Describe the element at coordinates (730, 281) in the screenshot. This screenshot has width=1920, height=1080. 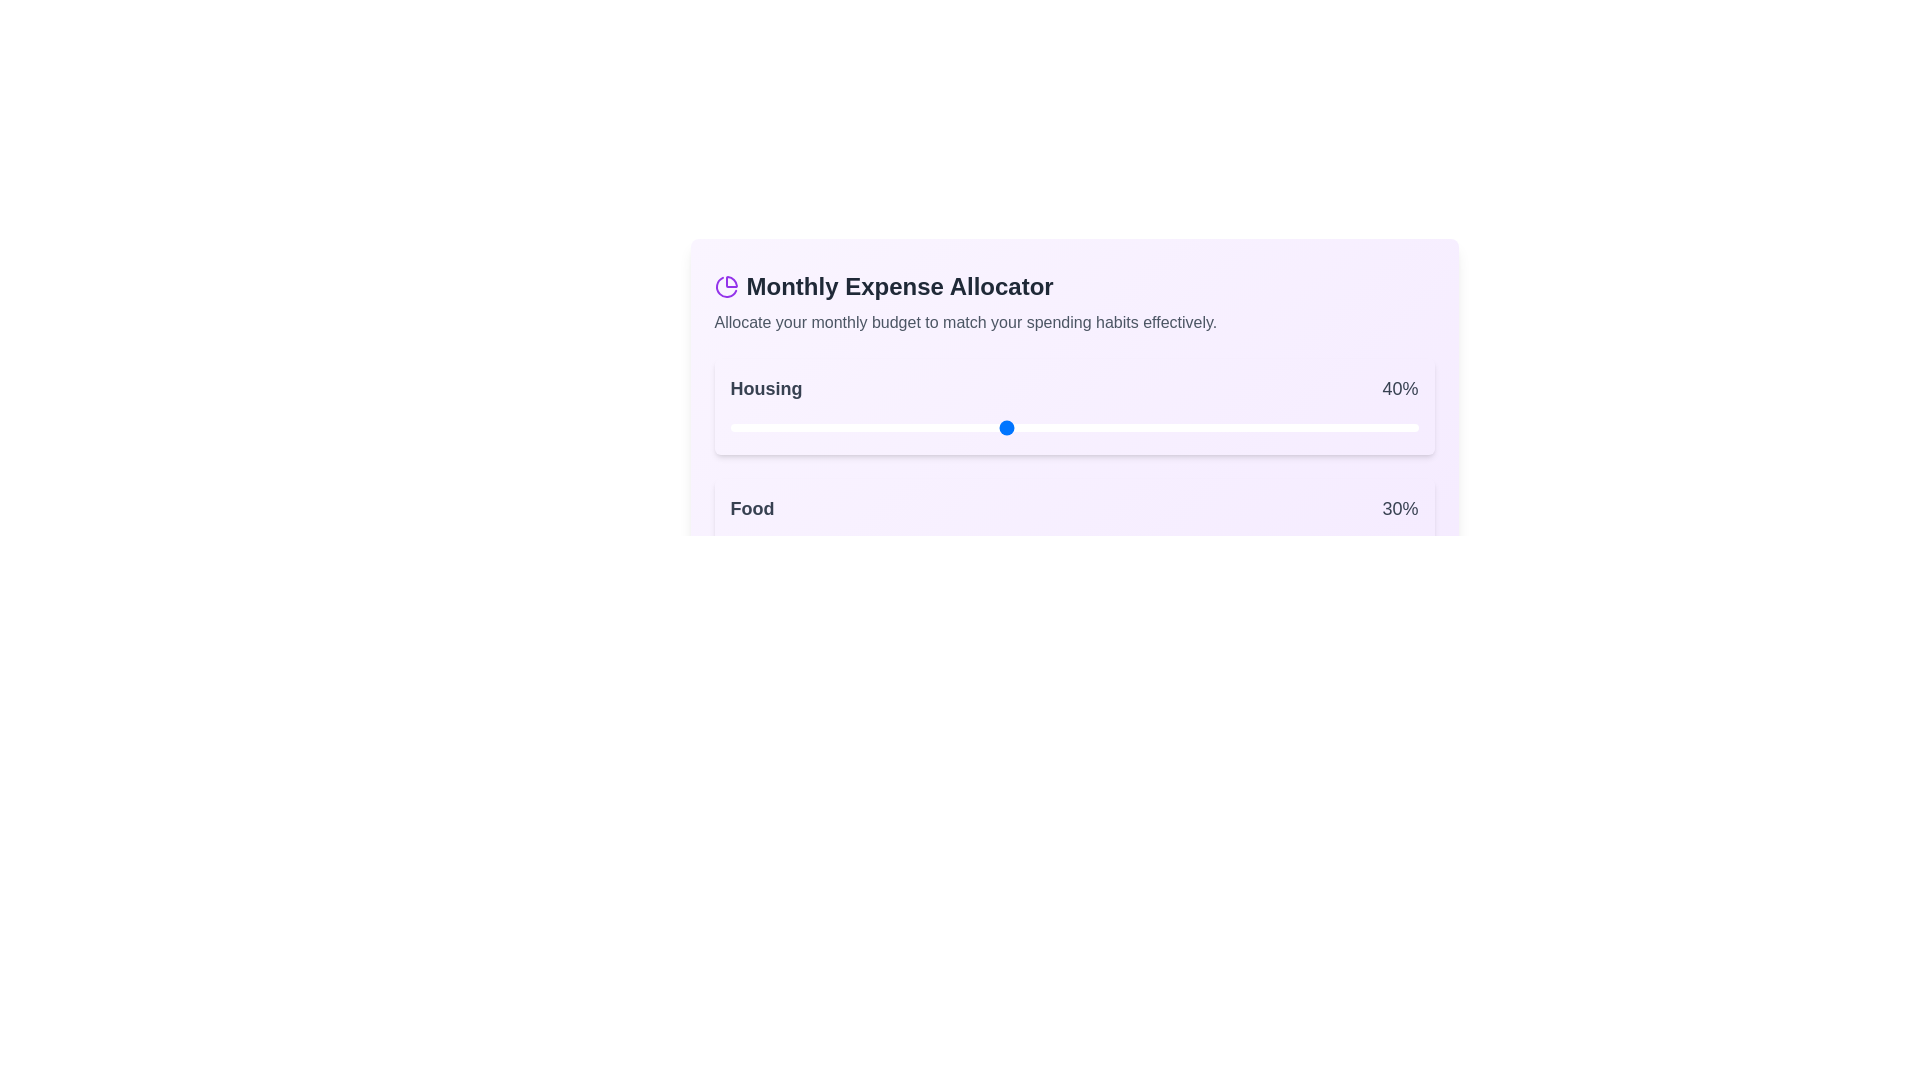
I see `the upper-right quadrant of the pie chart graphic, which is part of the icon preceding the 'Monthly Expense Allocator' text headline` at that location.